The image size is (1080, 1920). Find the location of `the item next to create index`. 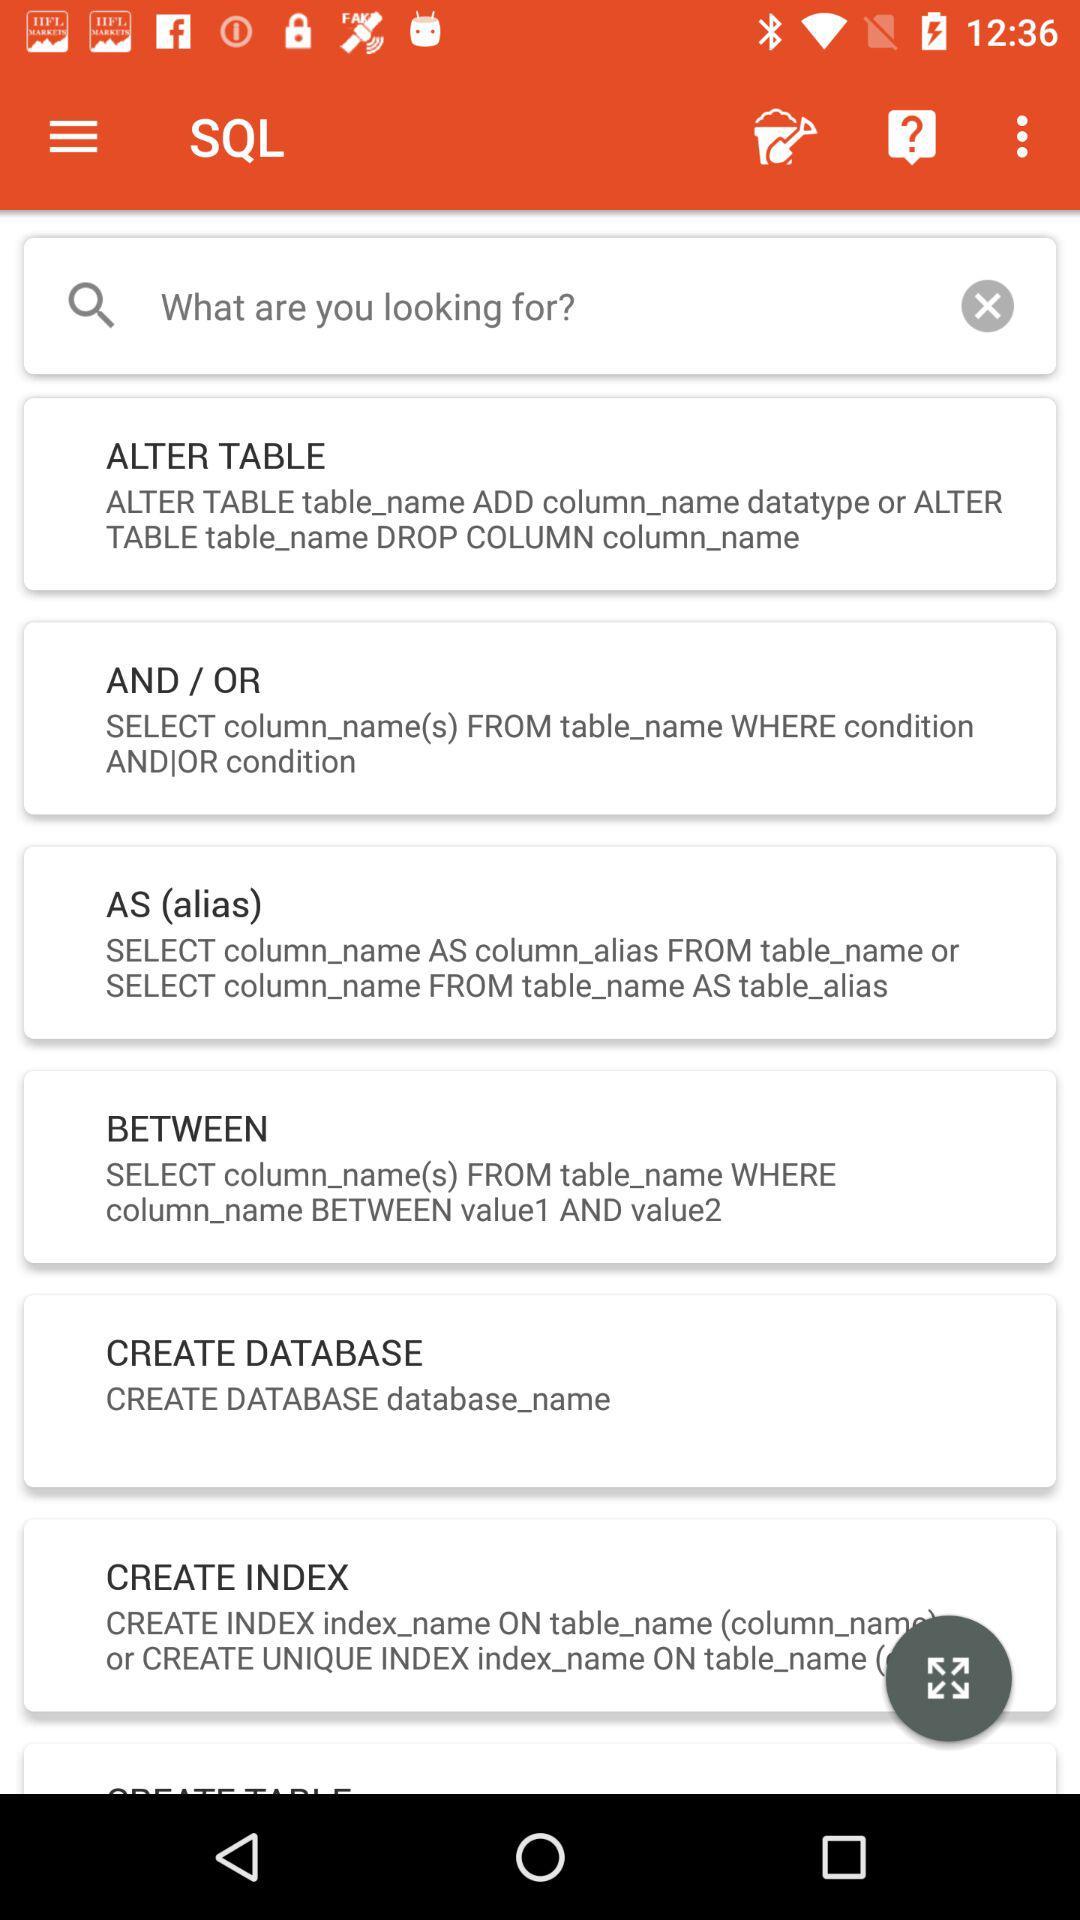

the item next to create index is located at coordinates (947, 1680).